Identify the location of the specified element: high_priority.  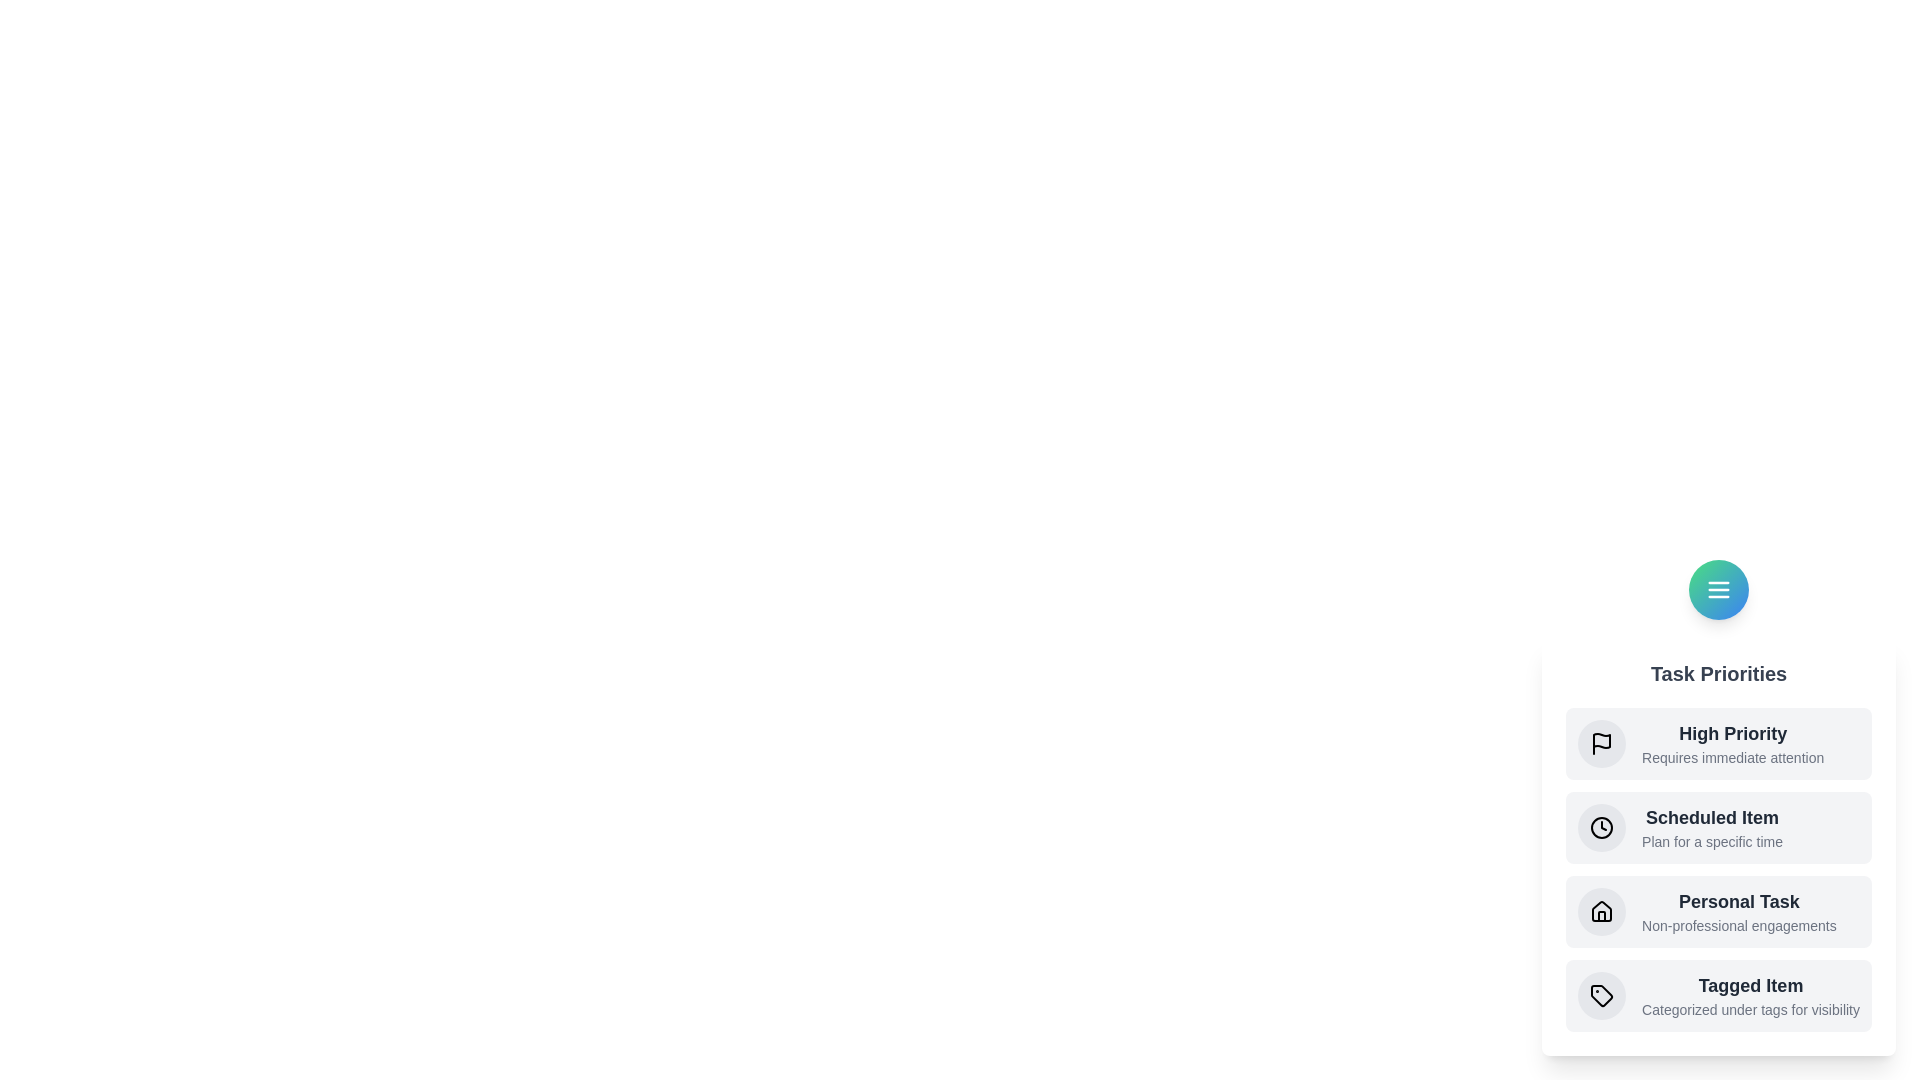
(1602, 744).